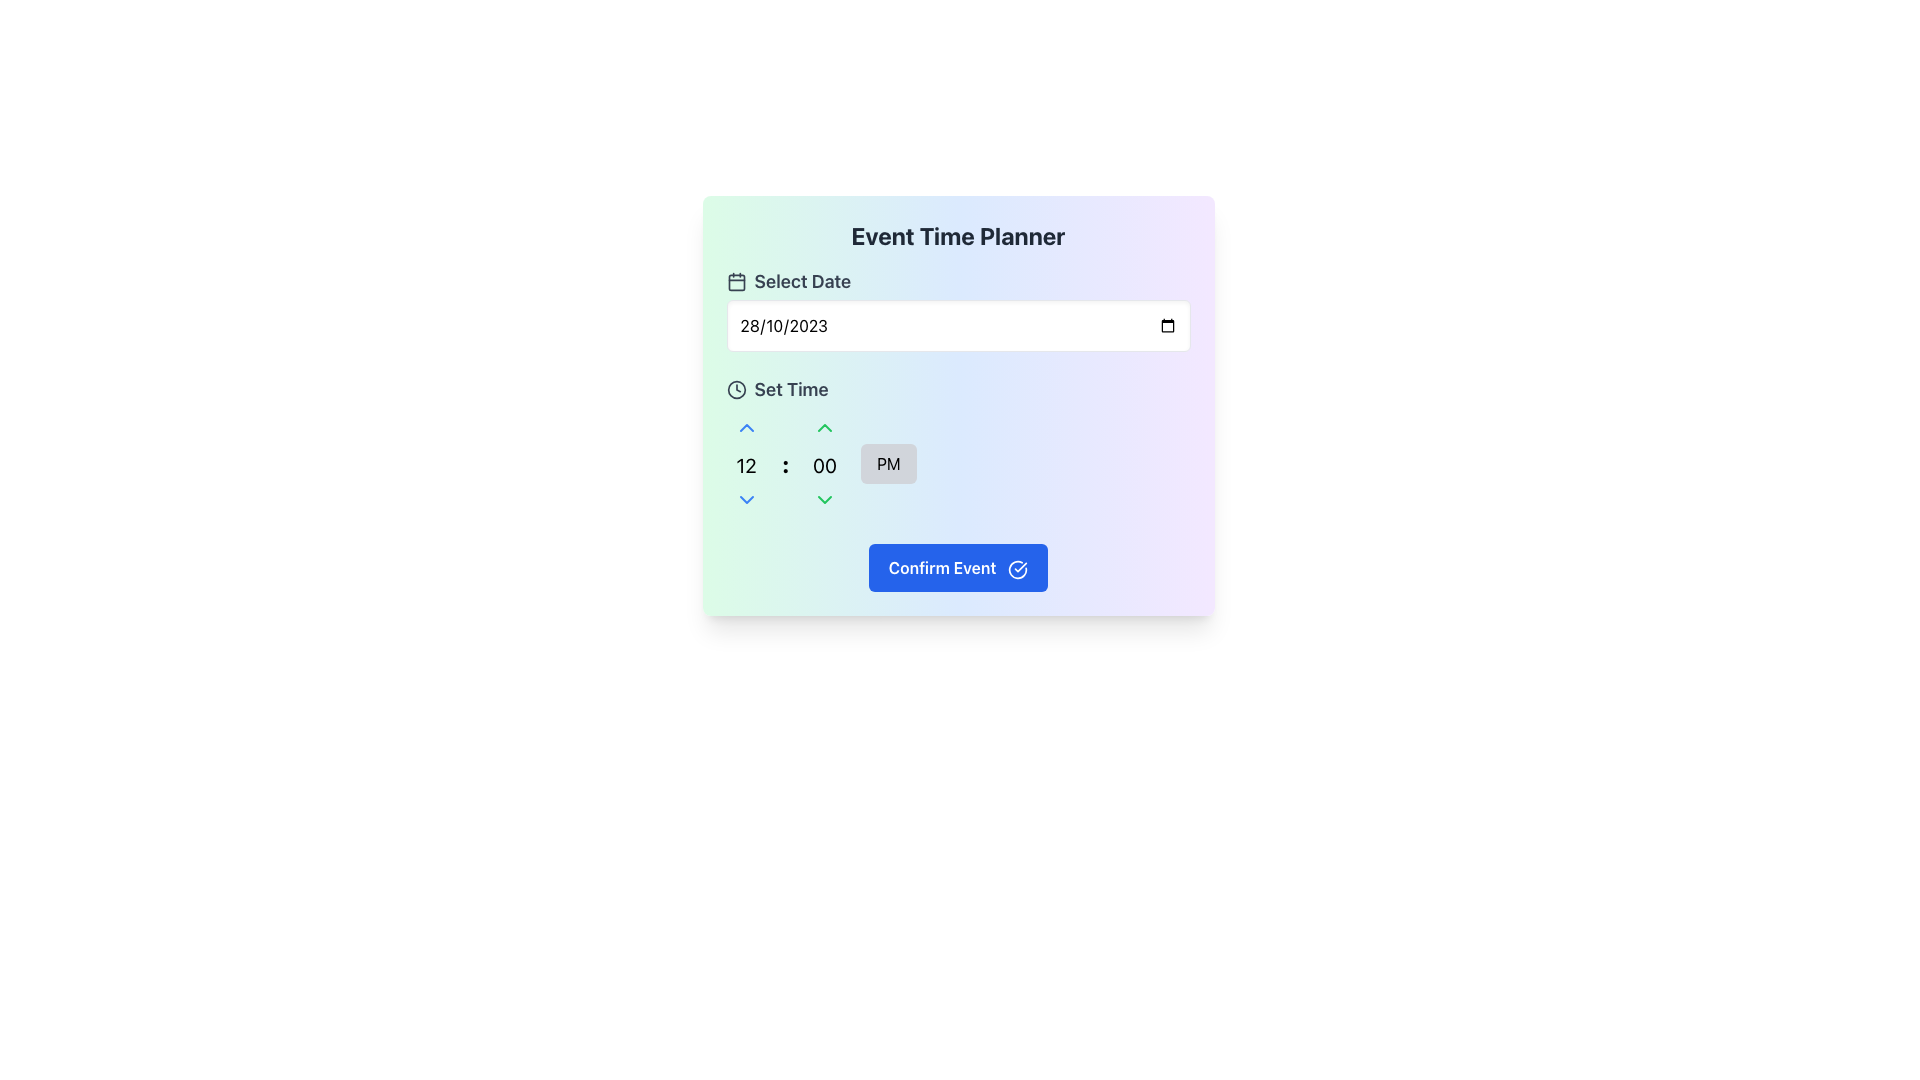 This screenshot has height=1080, width=1920. What do you see at coordinates (745, 427) in the screenshot?
I see `the chevron-up button located directly above the hour input field in the 'Set Time' section of the 'Event Time Planner' interface` at bounding box center [745, 427].